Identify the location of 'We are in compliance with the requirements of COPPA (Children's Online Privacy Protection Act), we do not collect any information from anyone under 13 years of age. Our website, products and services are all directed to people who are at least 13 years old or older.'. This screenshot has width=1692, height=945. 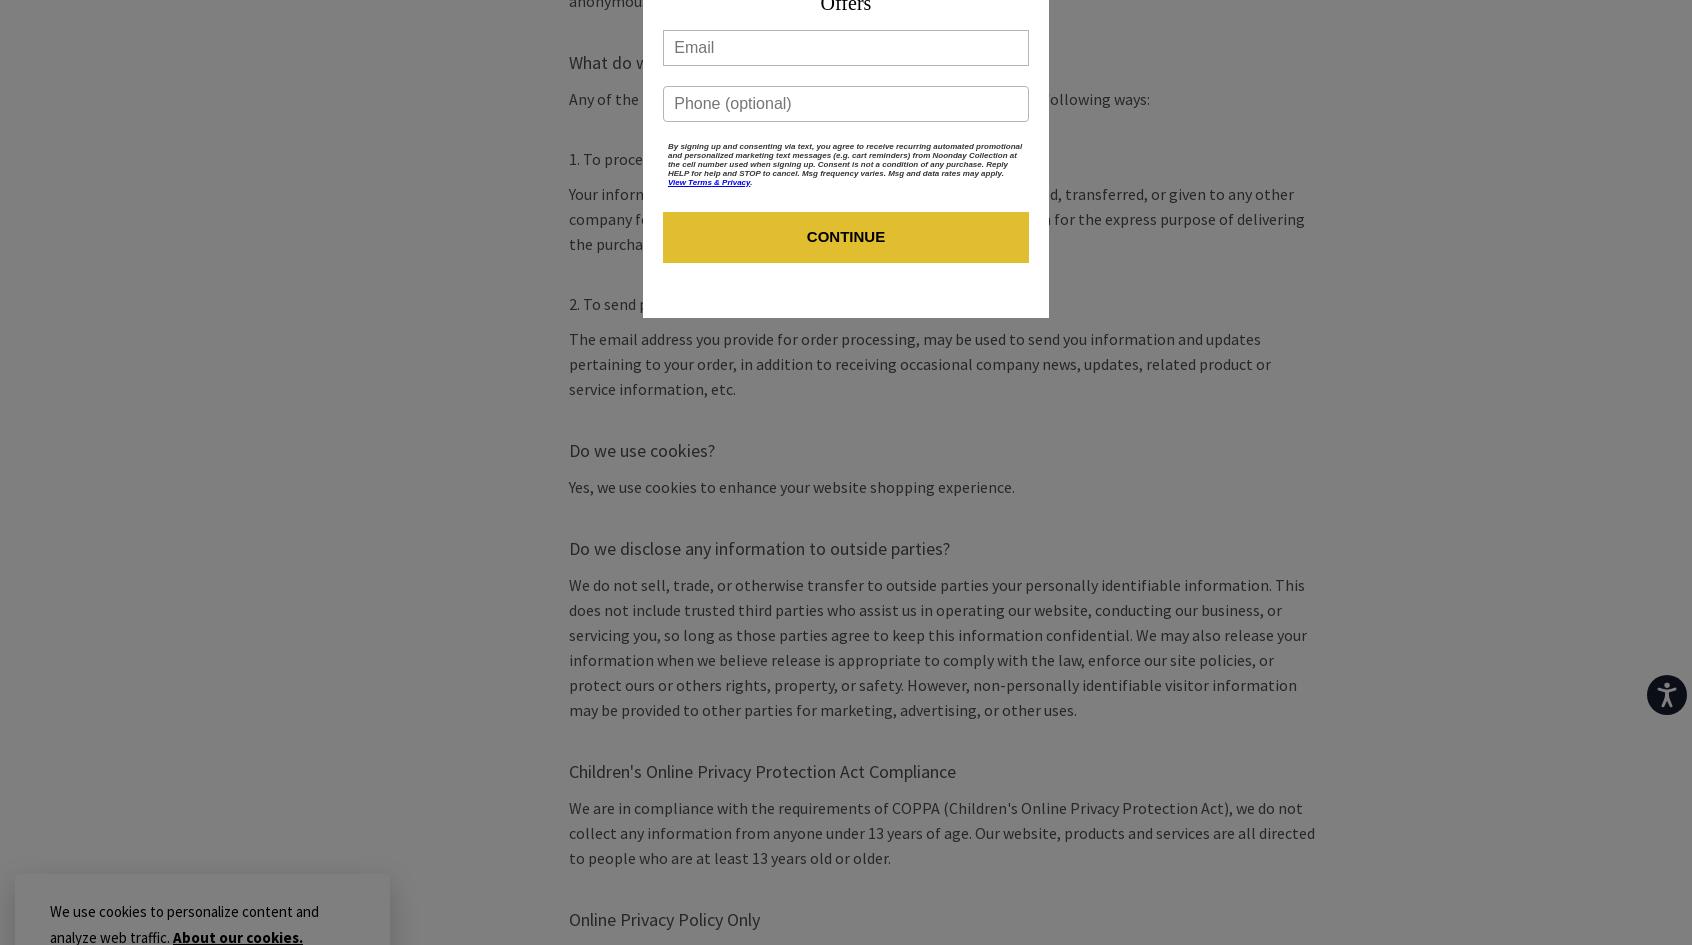
(940, 833).